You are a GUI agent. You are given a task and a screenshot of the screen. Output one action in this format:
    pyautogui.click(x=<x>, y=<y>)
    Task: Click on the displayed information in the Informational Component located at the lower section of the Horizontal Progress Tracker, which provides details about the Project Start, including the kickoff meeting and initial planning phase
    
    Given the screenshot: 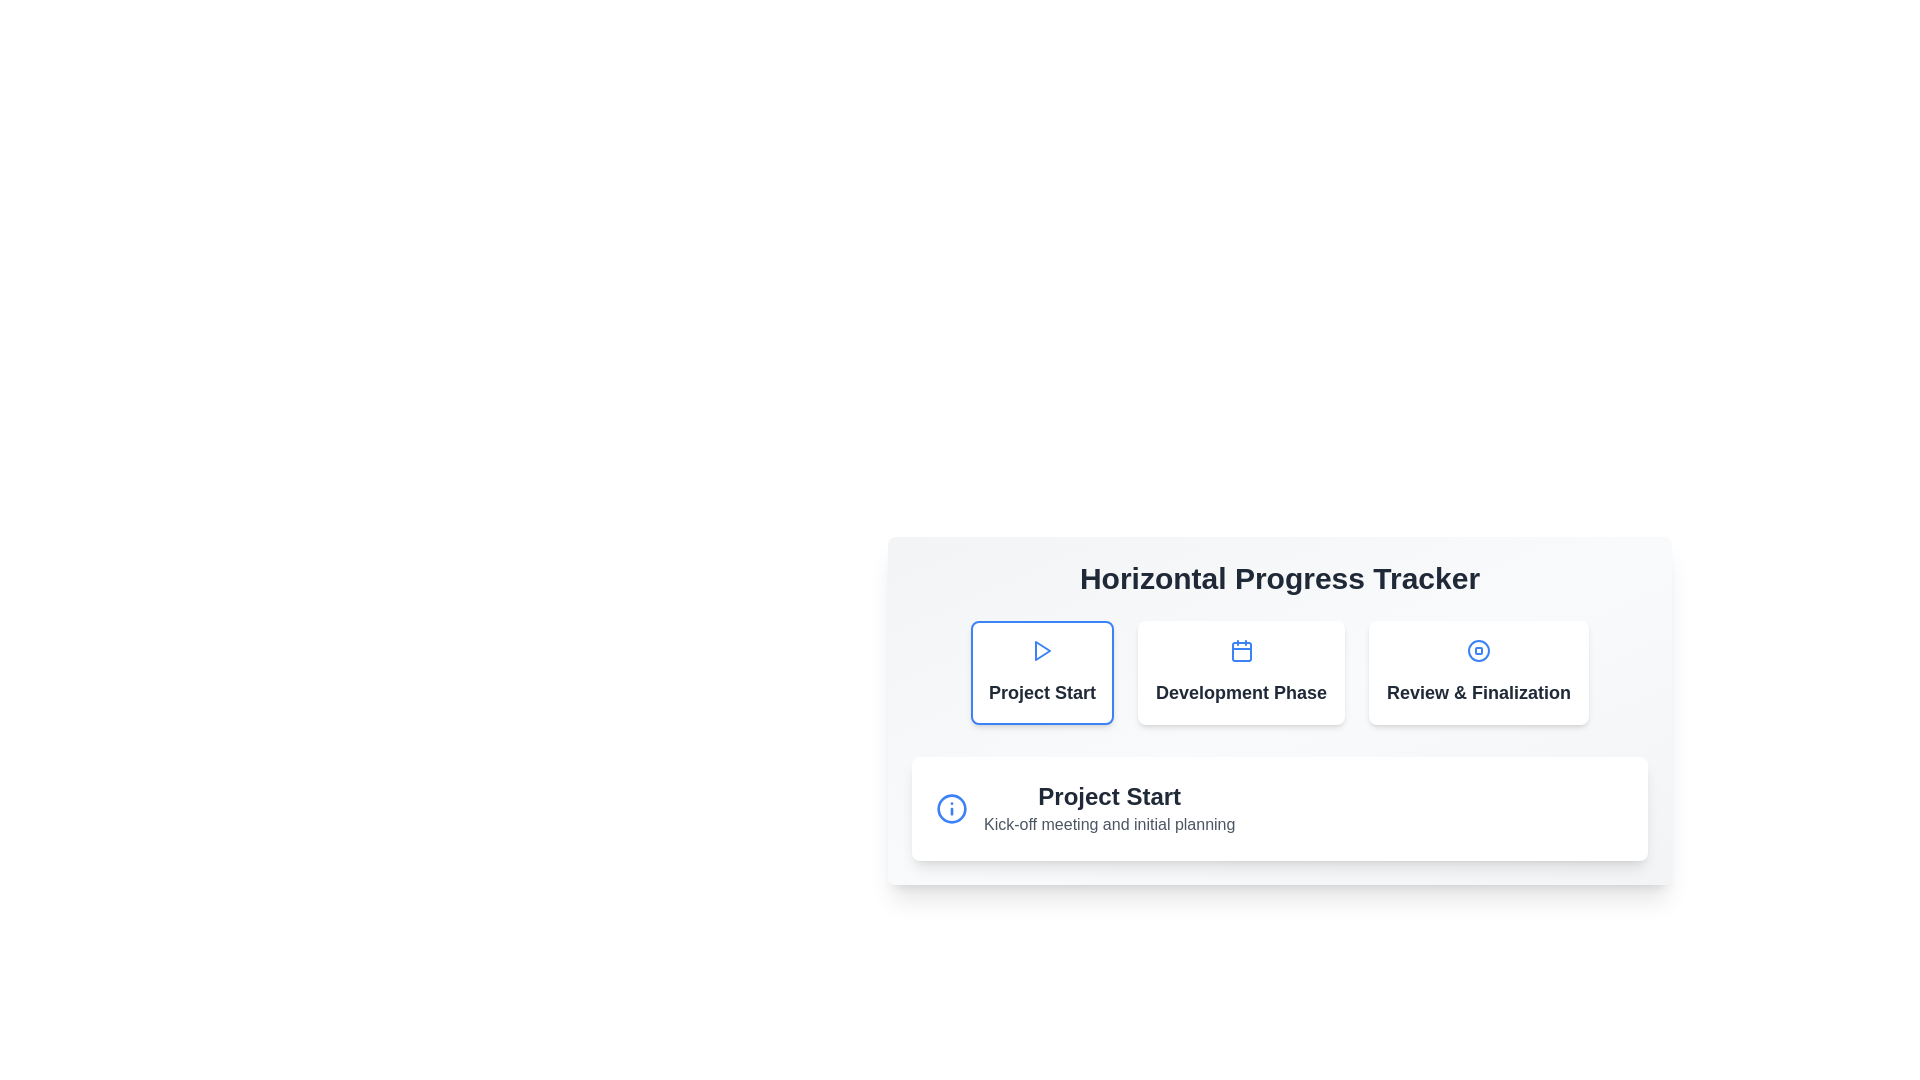 What is the action you would take?
    pyautogui.click(x=1280, y=808)
    